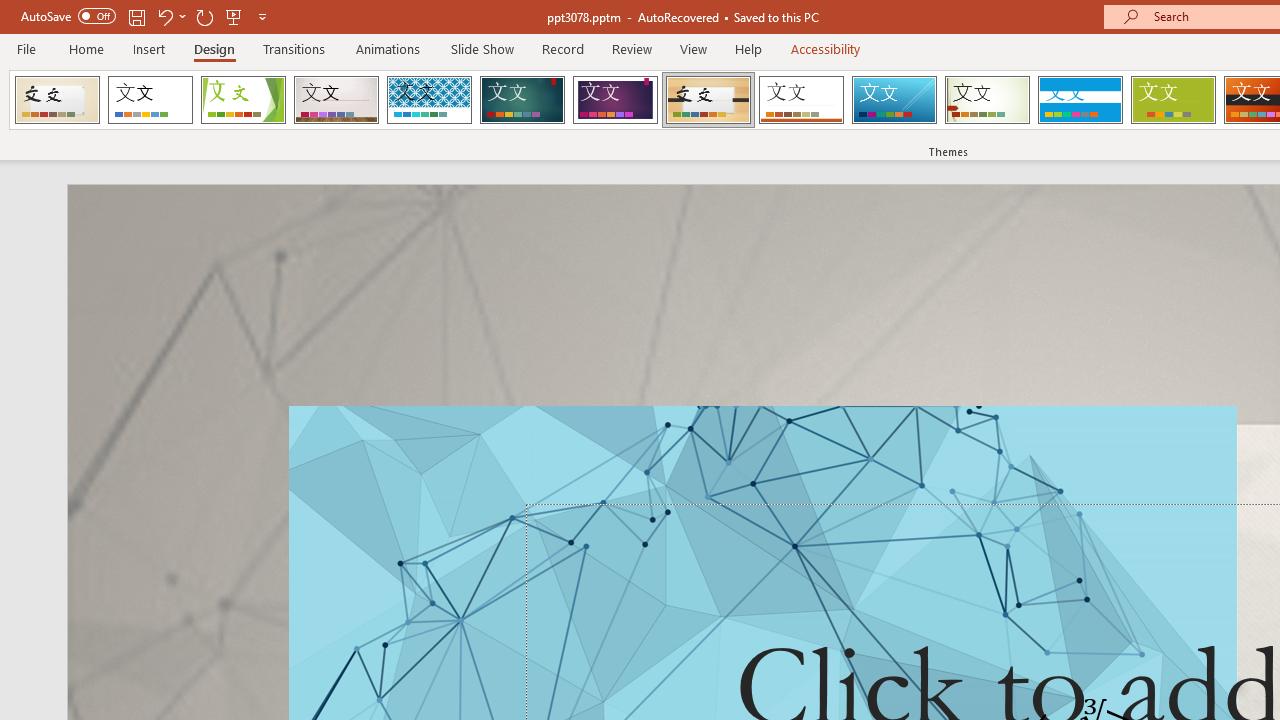  What do you see at coordinates (708, 100) in the screenshot?
I see `'Organic'` at bounding box center [708, 100].